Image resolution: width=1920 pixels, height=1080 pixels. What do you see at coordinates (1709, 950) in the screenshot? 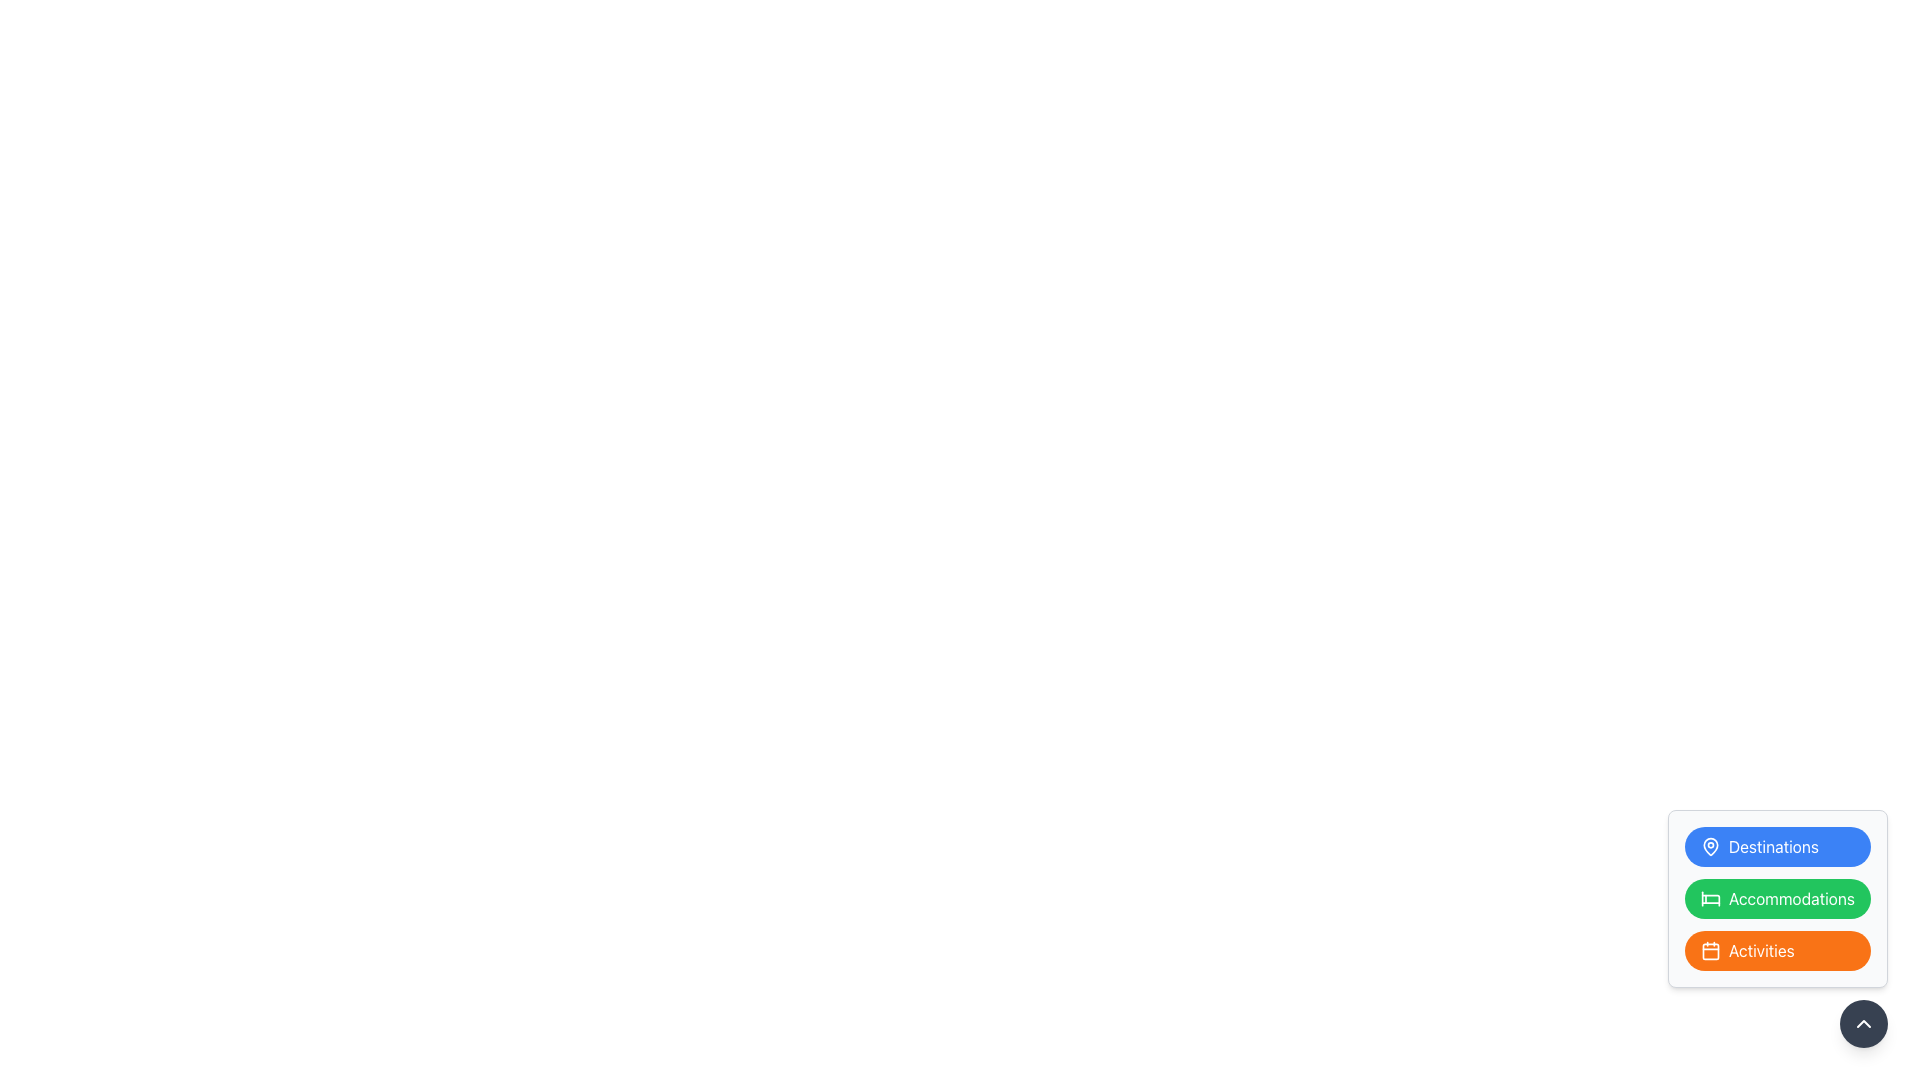
I see `the calendar icon, which is styled as part of the 'Activities' button, located at the bottom-right corner of the interface` at bounding box center [1709, 950].